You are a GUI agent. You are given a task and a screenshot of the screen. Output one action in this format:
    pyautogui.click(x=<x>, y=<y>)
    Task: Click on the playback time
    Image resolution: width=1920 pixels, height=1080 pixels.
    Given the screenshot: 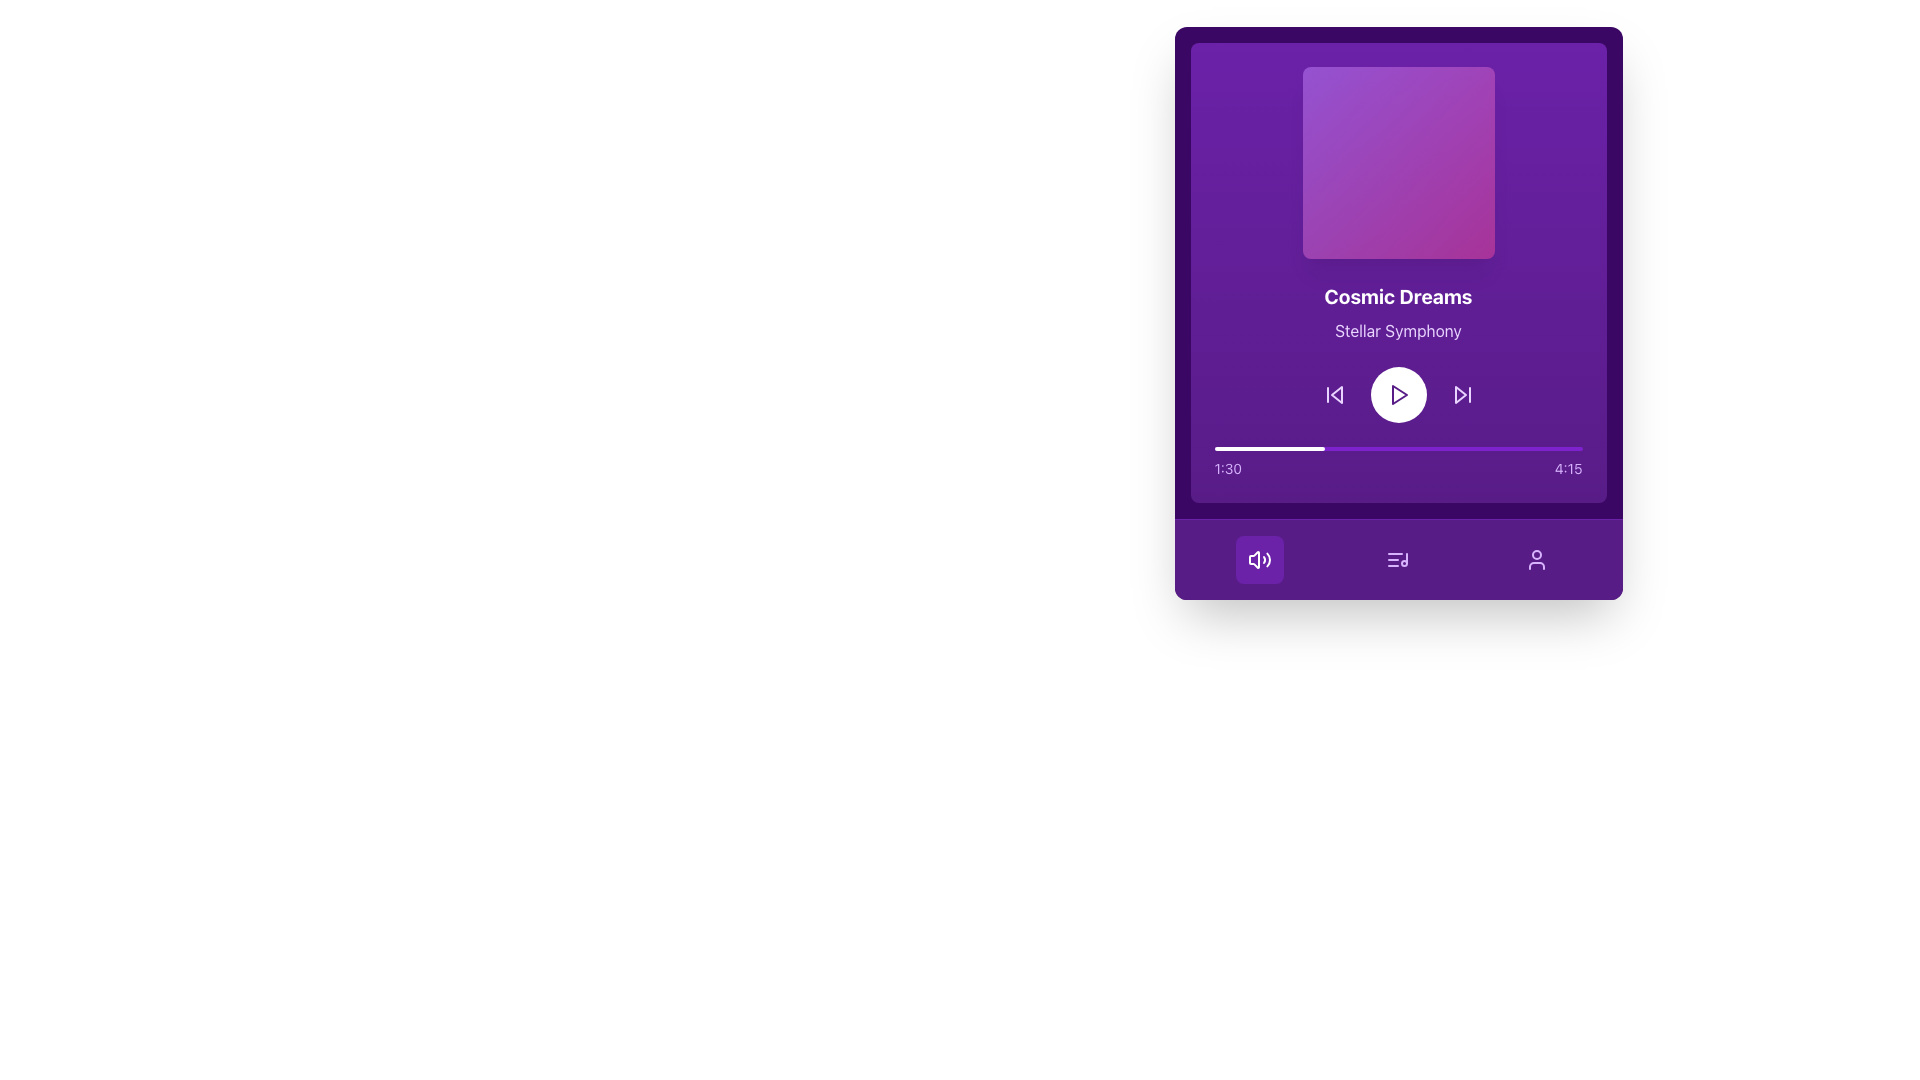 What is the action you would take?
    pyautogui.click(x=1420, y=447)
    